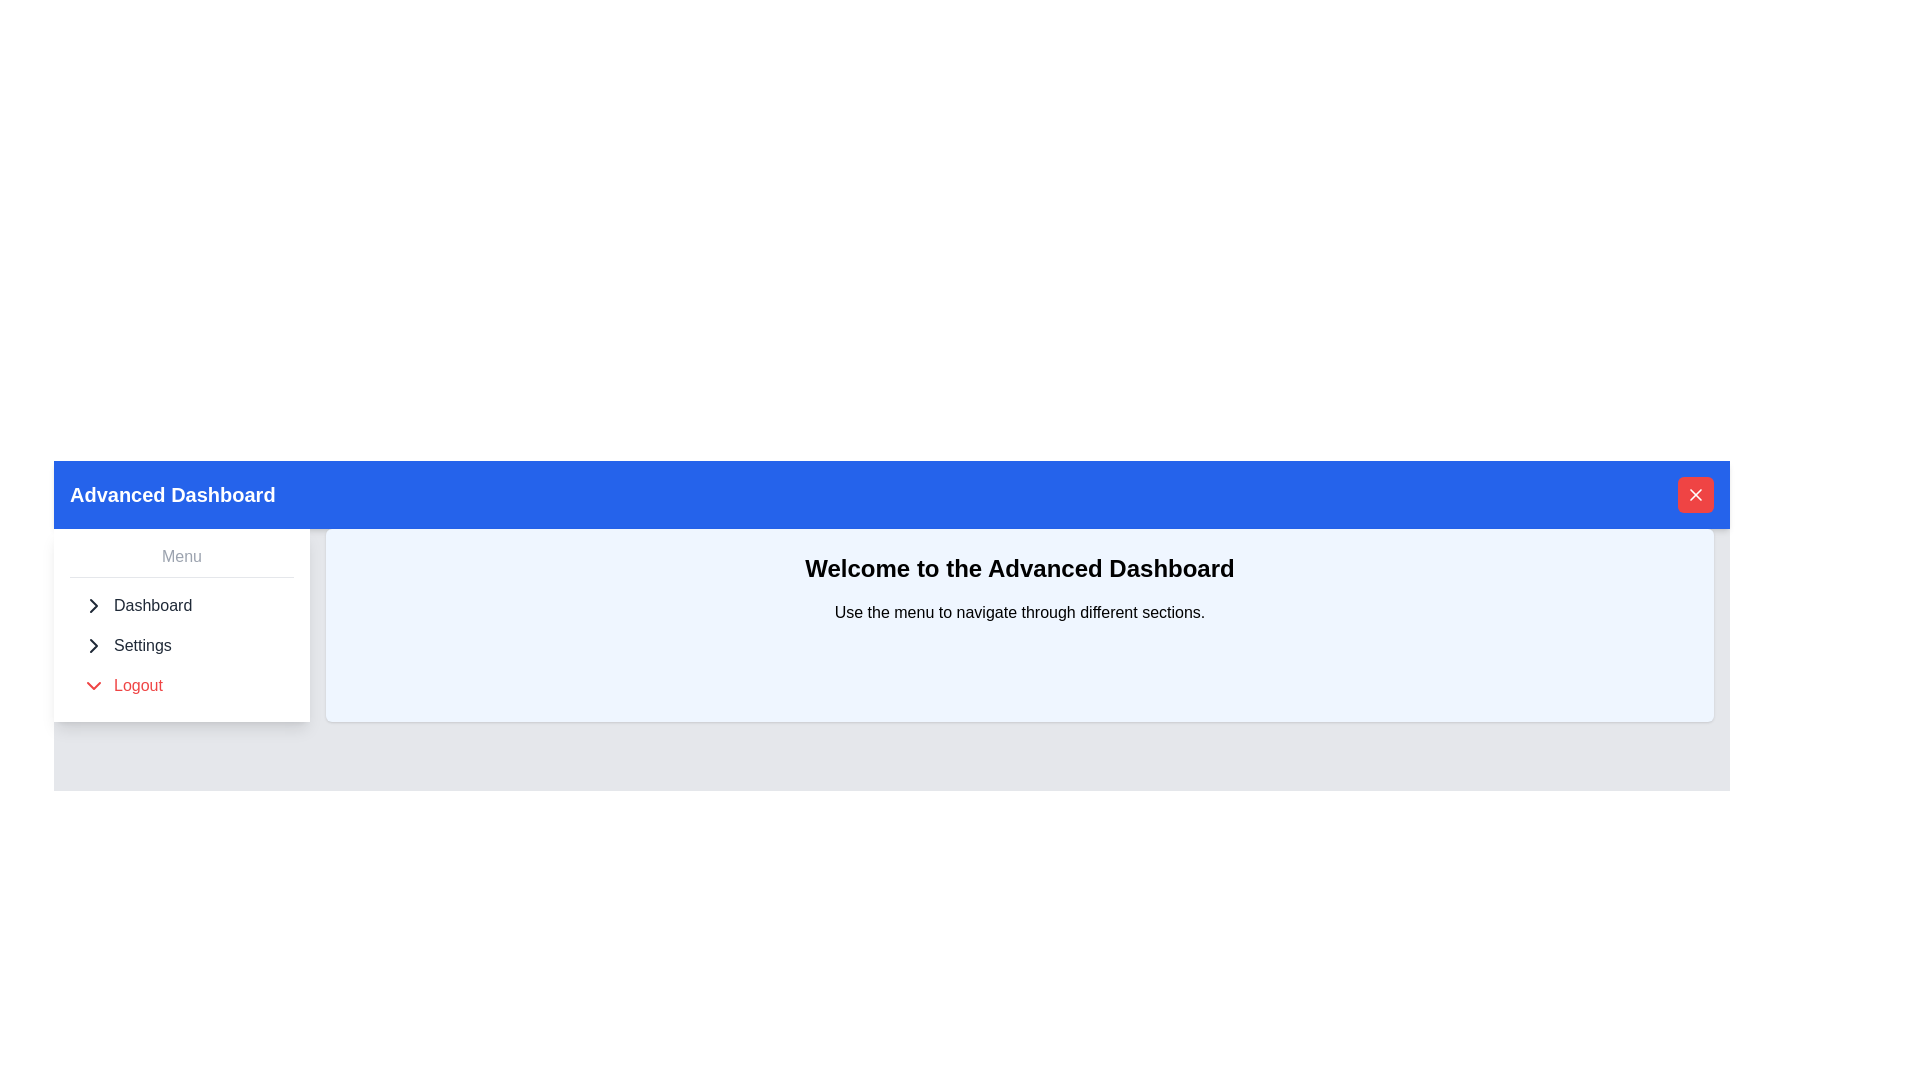 Image resolution: width=1920 pixels, height=1080 pixels. What do you see at coordinates (182, 623) in the screenshot?
I see `the navigation menu item located in the left section of the interface` at bounding box center [182, 623].